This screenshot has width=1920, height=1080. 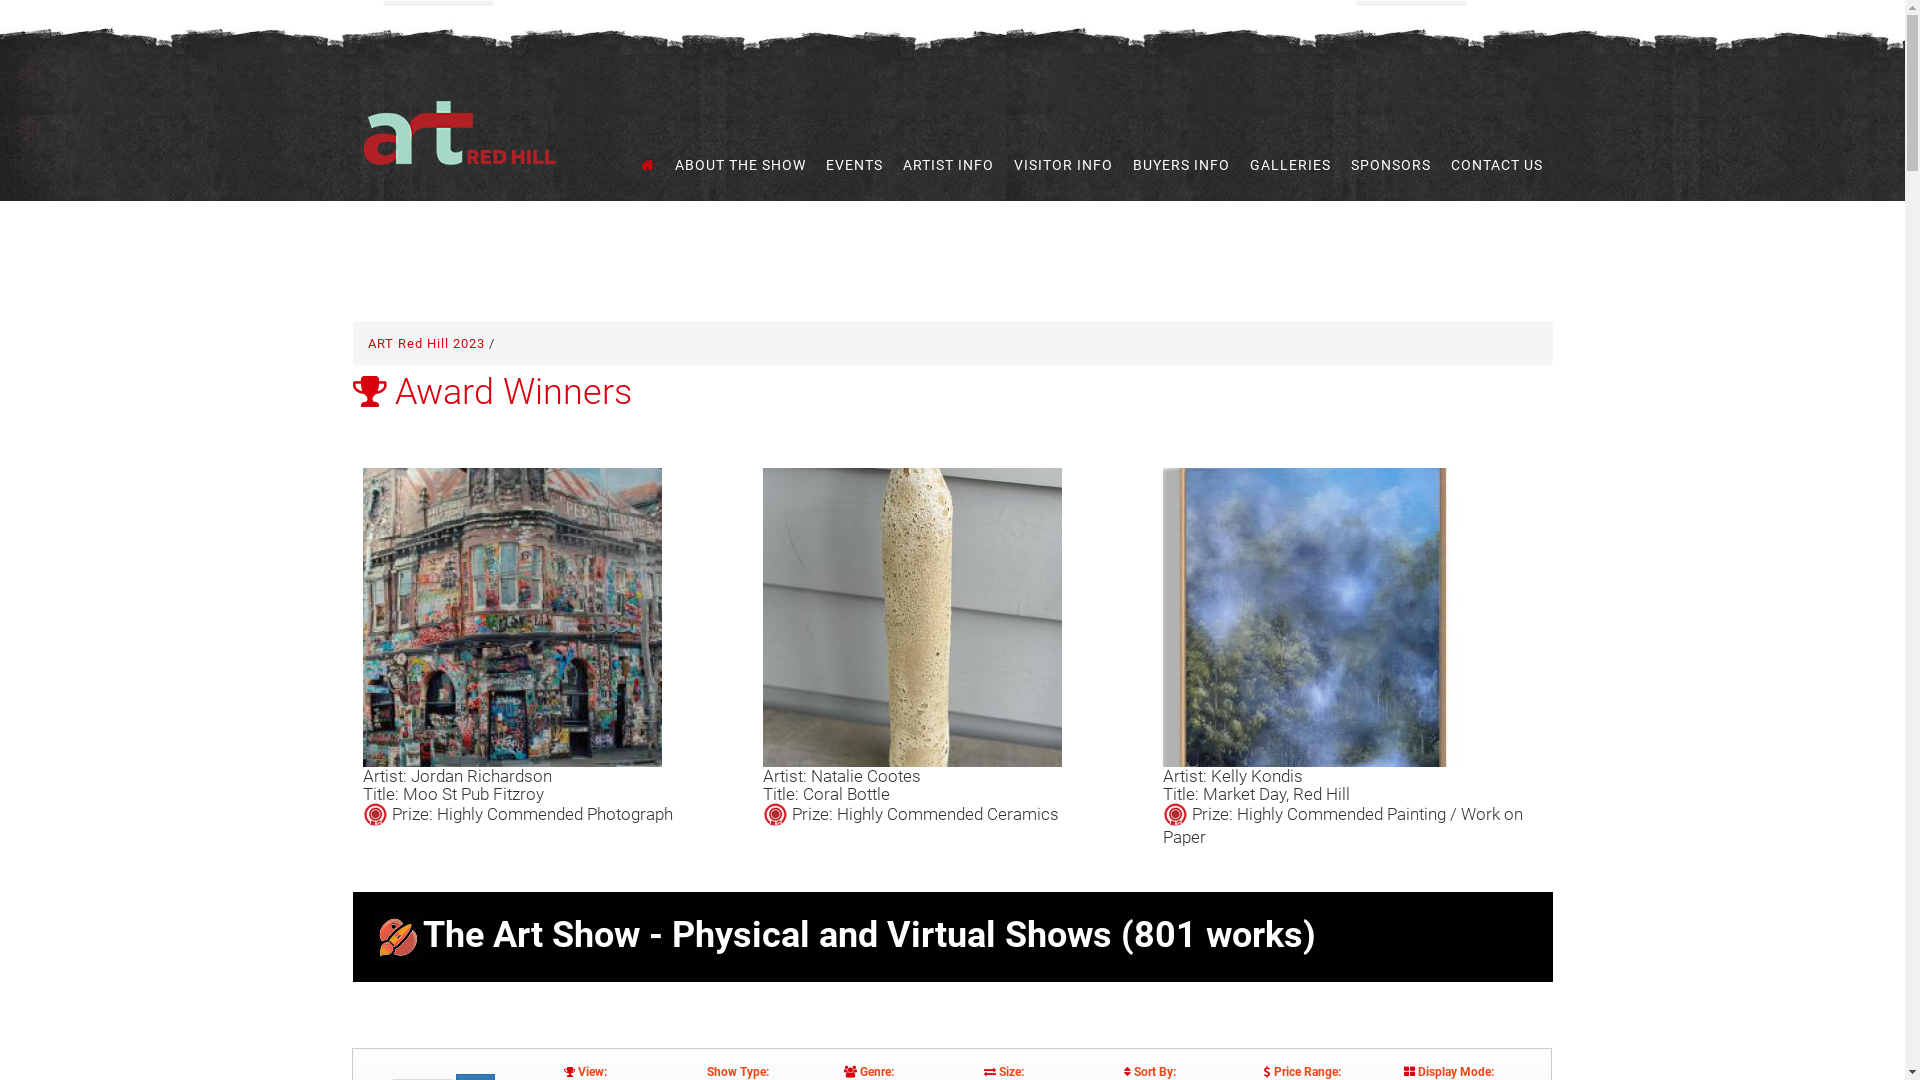 I want to click on 'EVENTS', so click(x=853, y=164).